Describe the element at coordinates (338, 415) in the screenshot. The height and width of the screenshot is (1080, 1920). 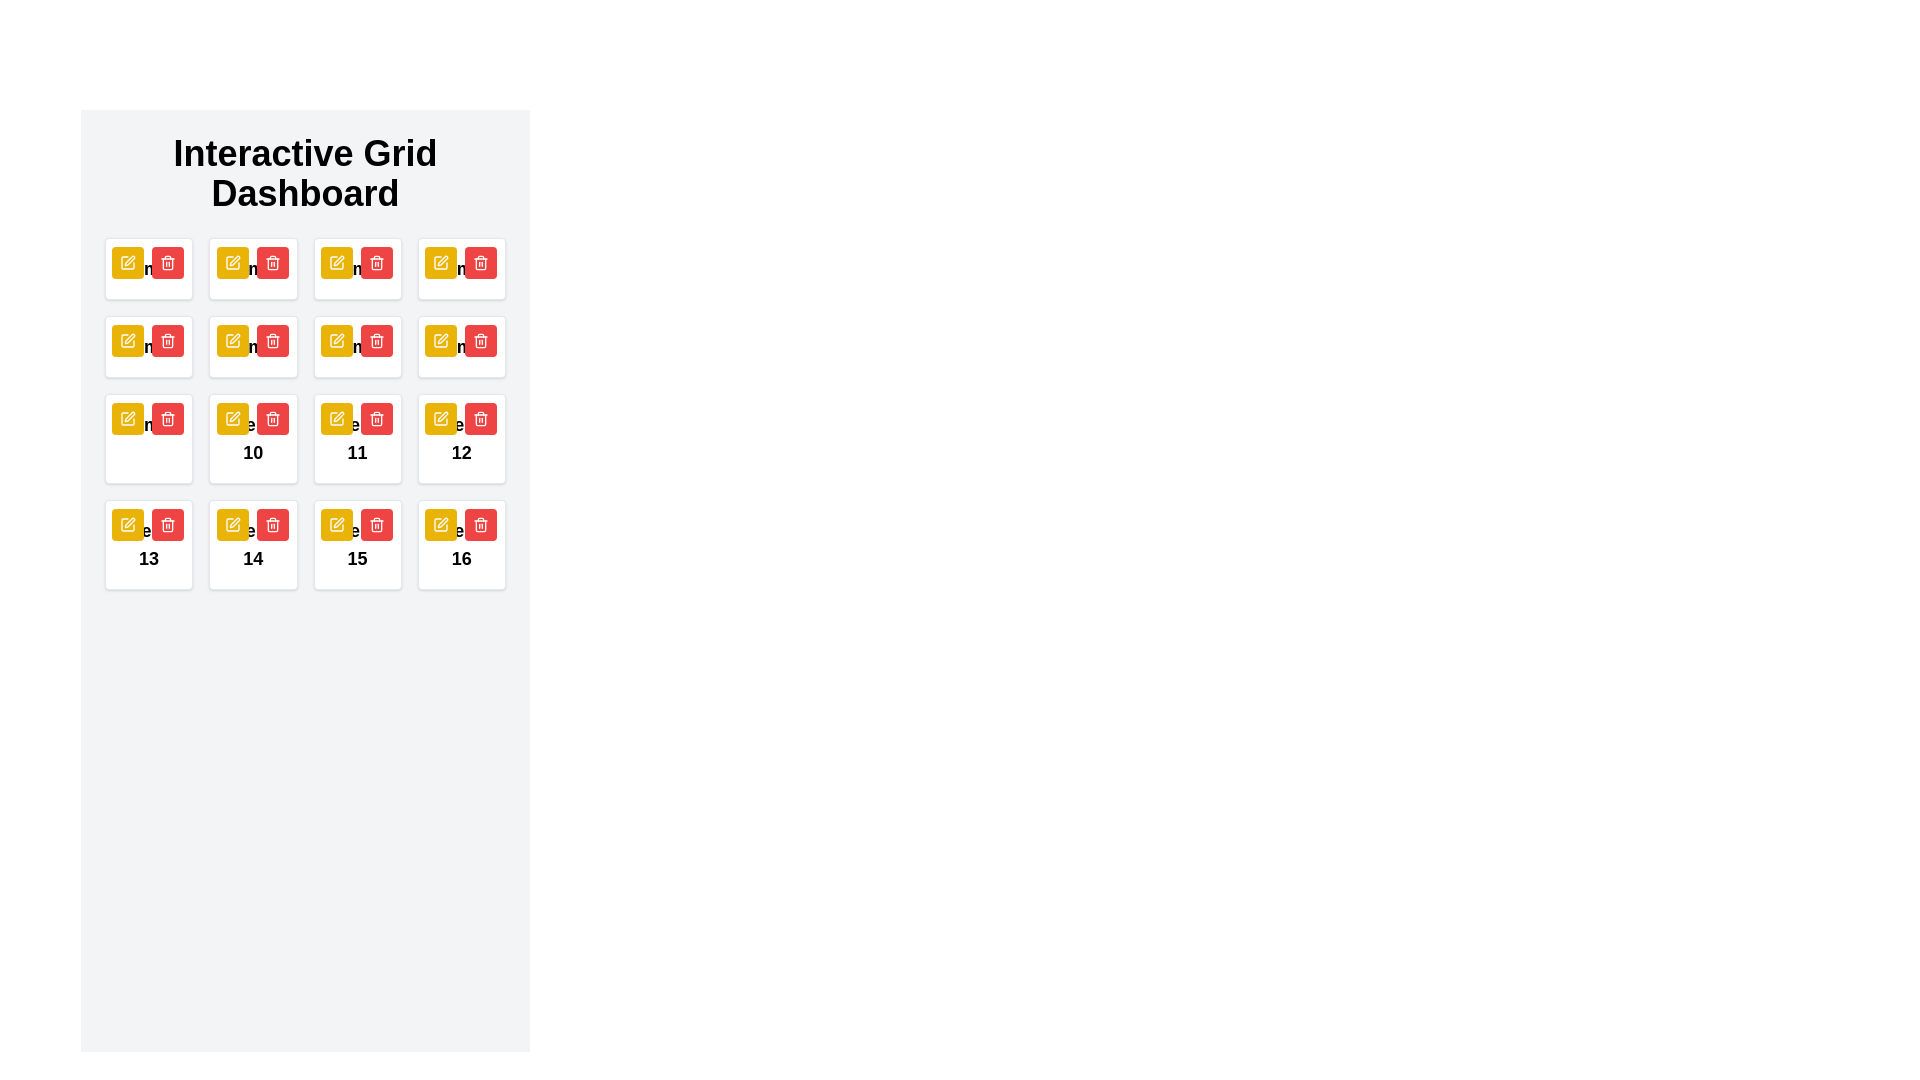
I see `the leftmost icon button in the grid cell labeled '11'` at that location.